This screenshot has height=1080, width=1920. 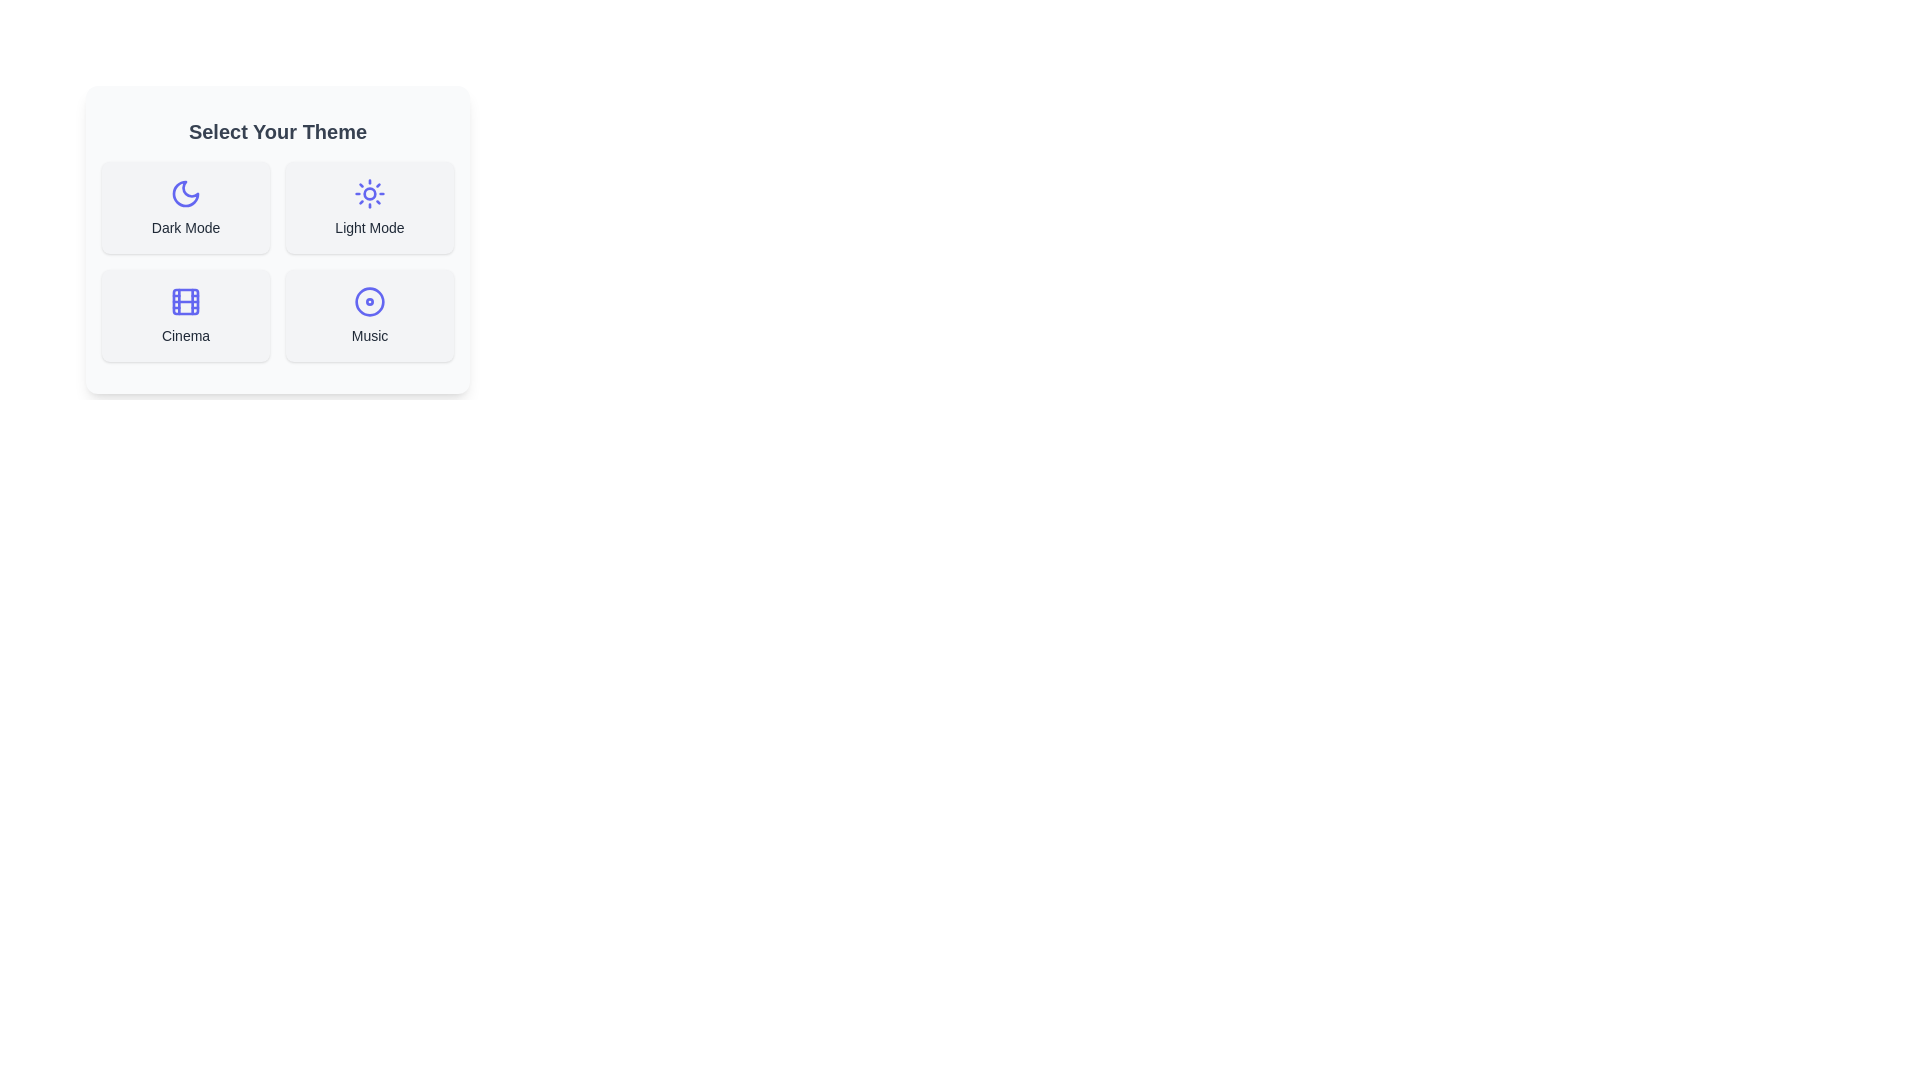 I want to click on the center circle of the sun-like icon in the upper-right quadrant of the 'Select Your Theme' section, so click(x=369, y=193).